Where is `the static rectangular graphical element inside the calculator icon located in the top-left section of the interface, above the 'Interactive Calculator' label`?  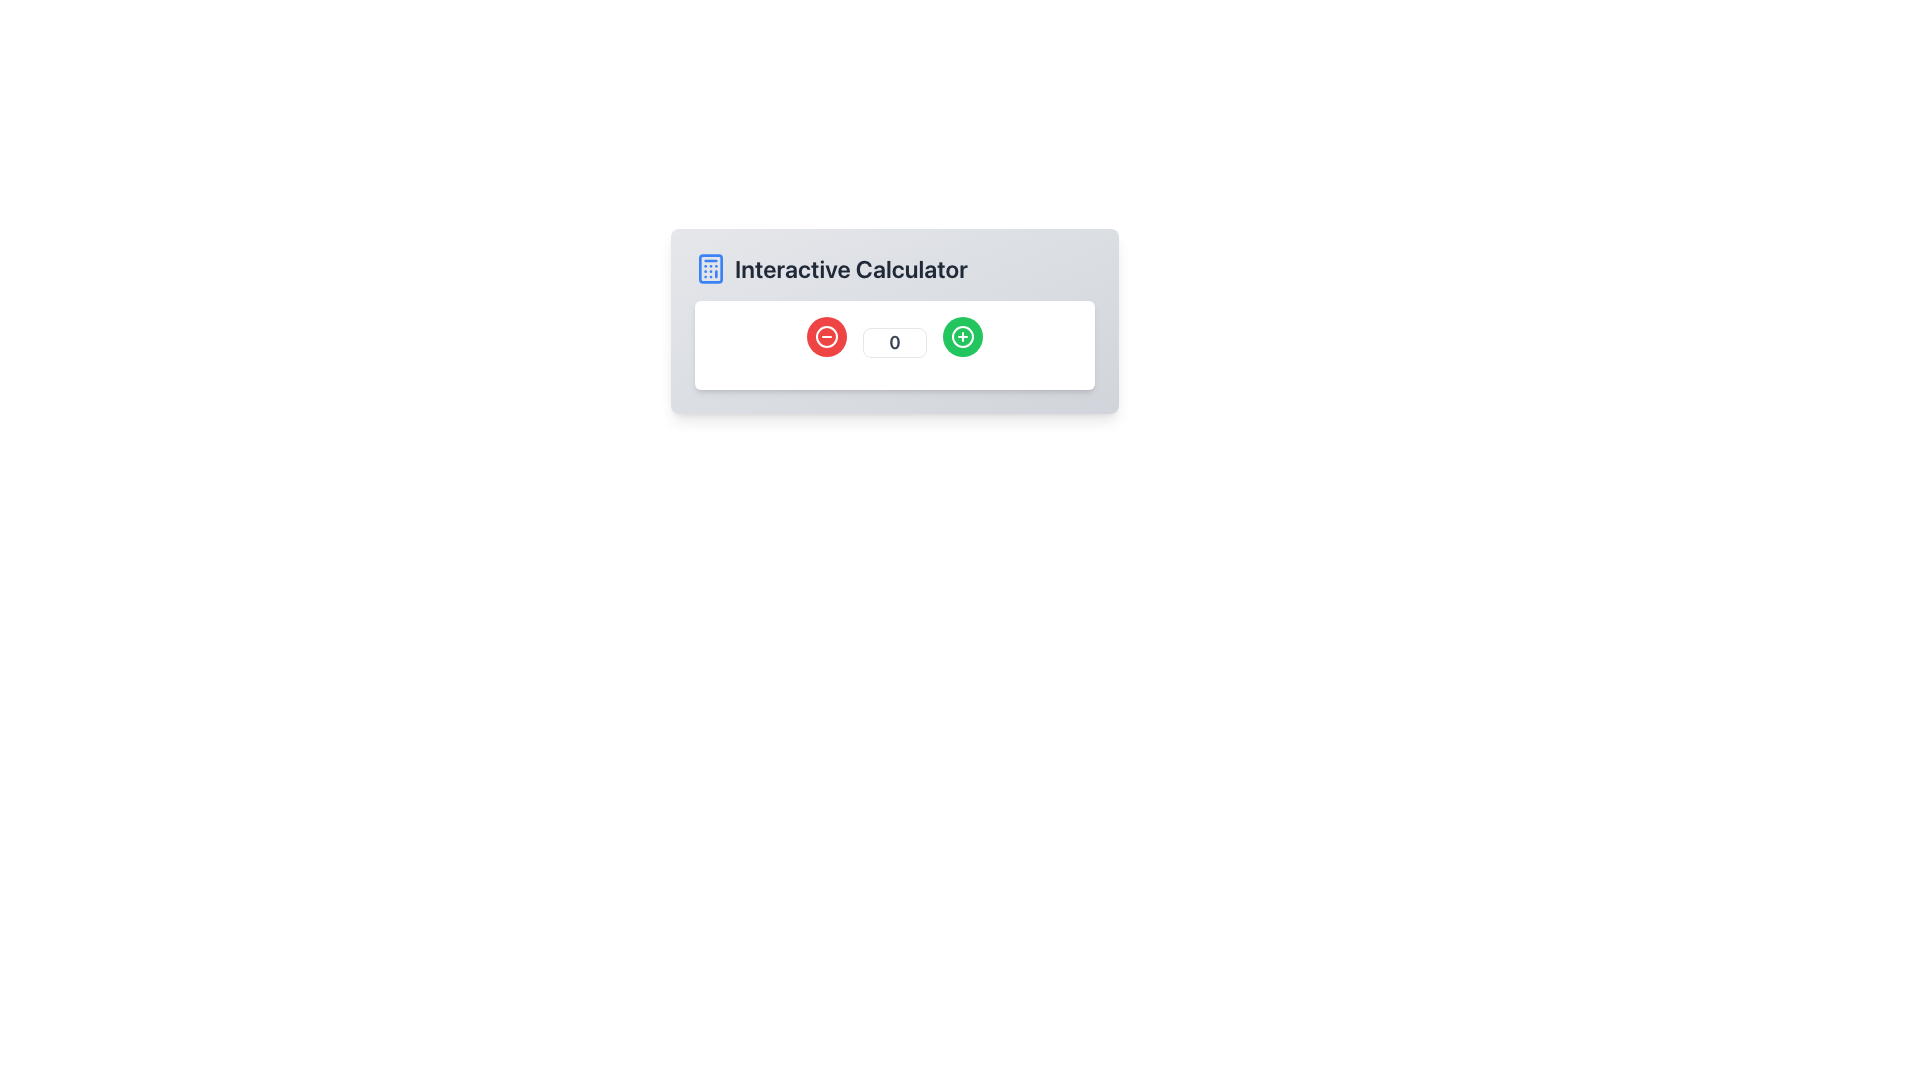
the static rectangular graphical element inside the calculator icon located in the top-left section of the interface, above the 'Interactive Calculator' label is located at coordinates (710, 268).